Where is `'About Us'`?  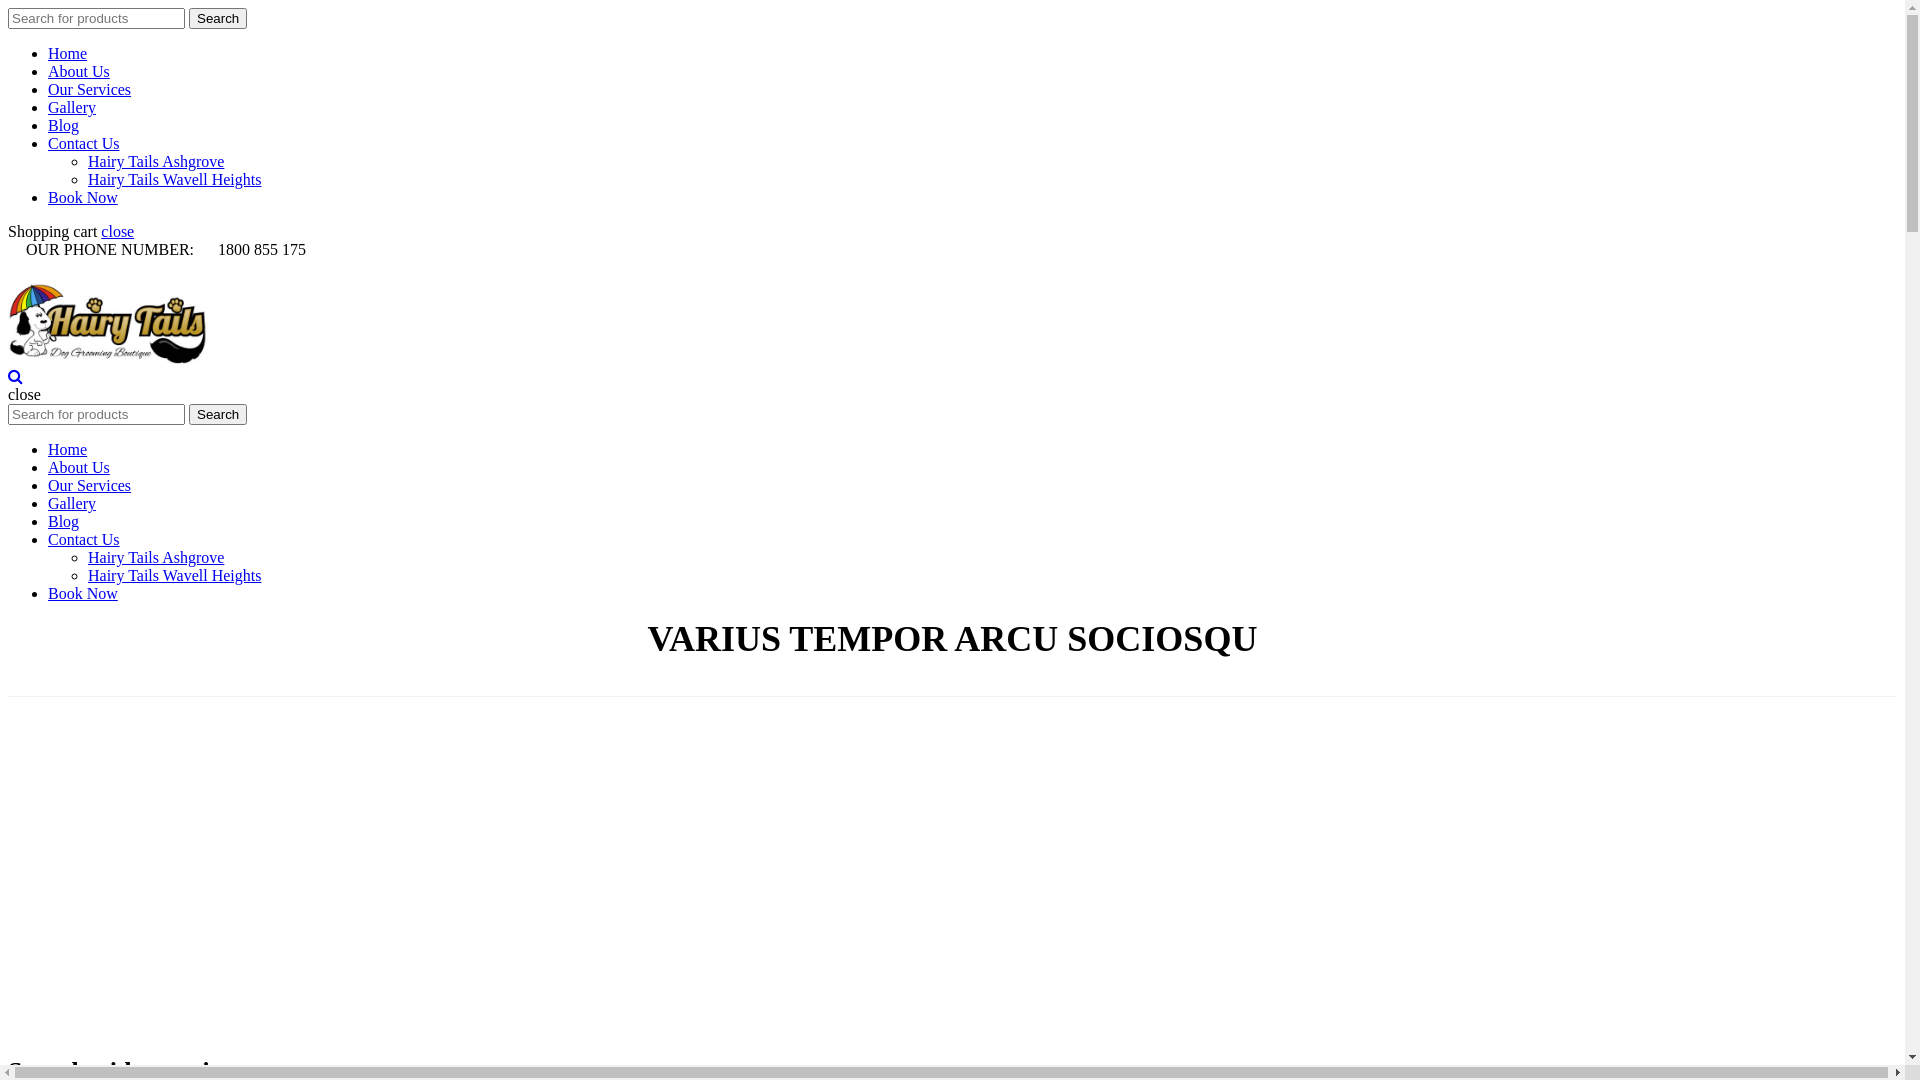 'About Us' is located at coordinates (48, 70).